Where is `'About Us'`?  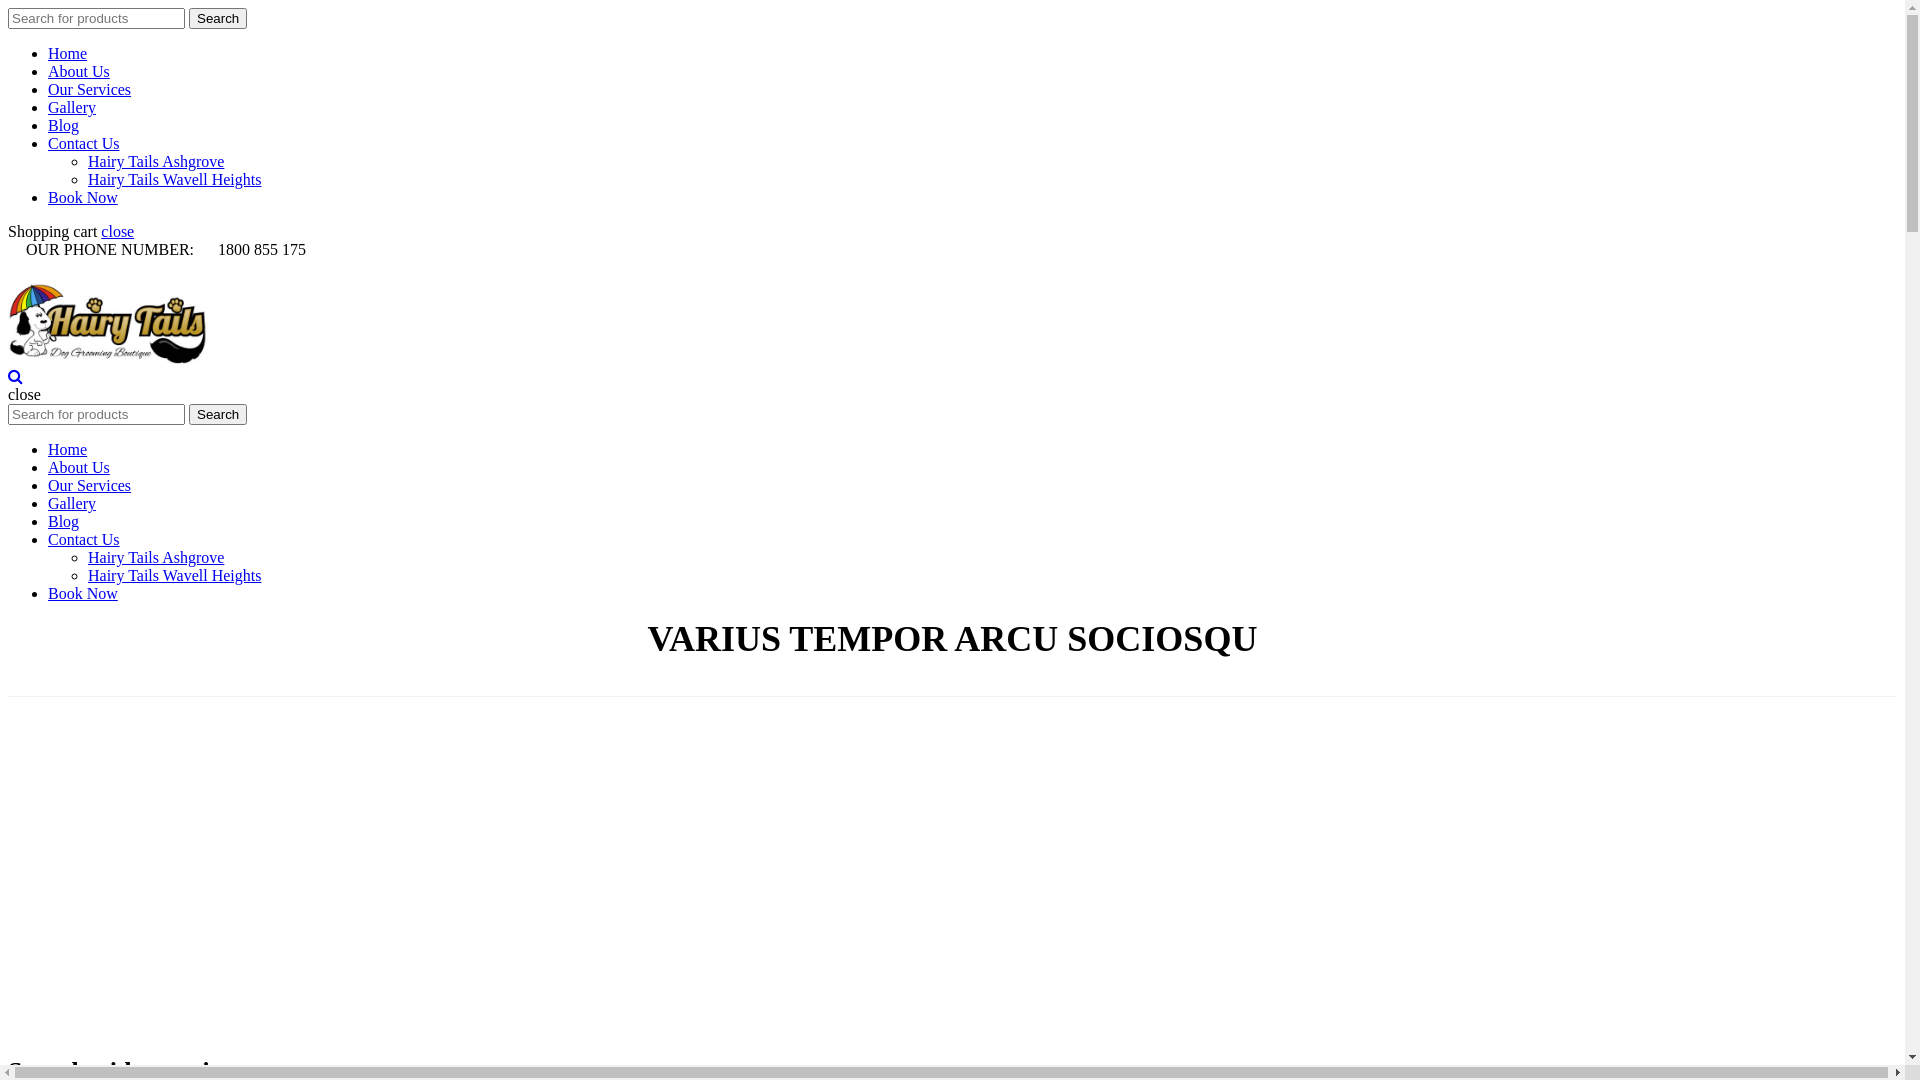 'About Us' is located at coordinates (48, 70).